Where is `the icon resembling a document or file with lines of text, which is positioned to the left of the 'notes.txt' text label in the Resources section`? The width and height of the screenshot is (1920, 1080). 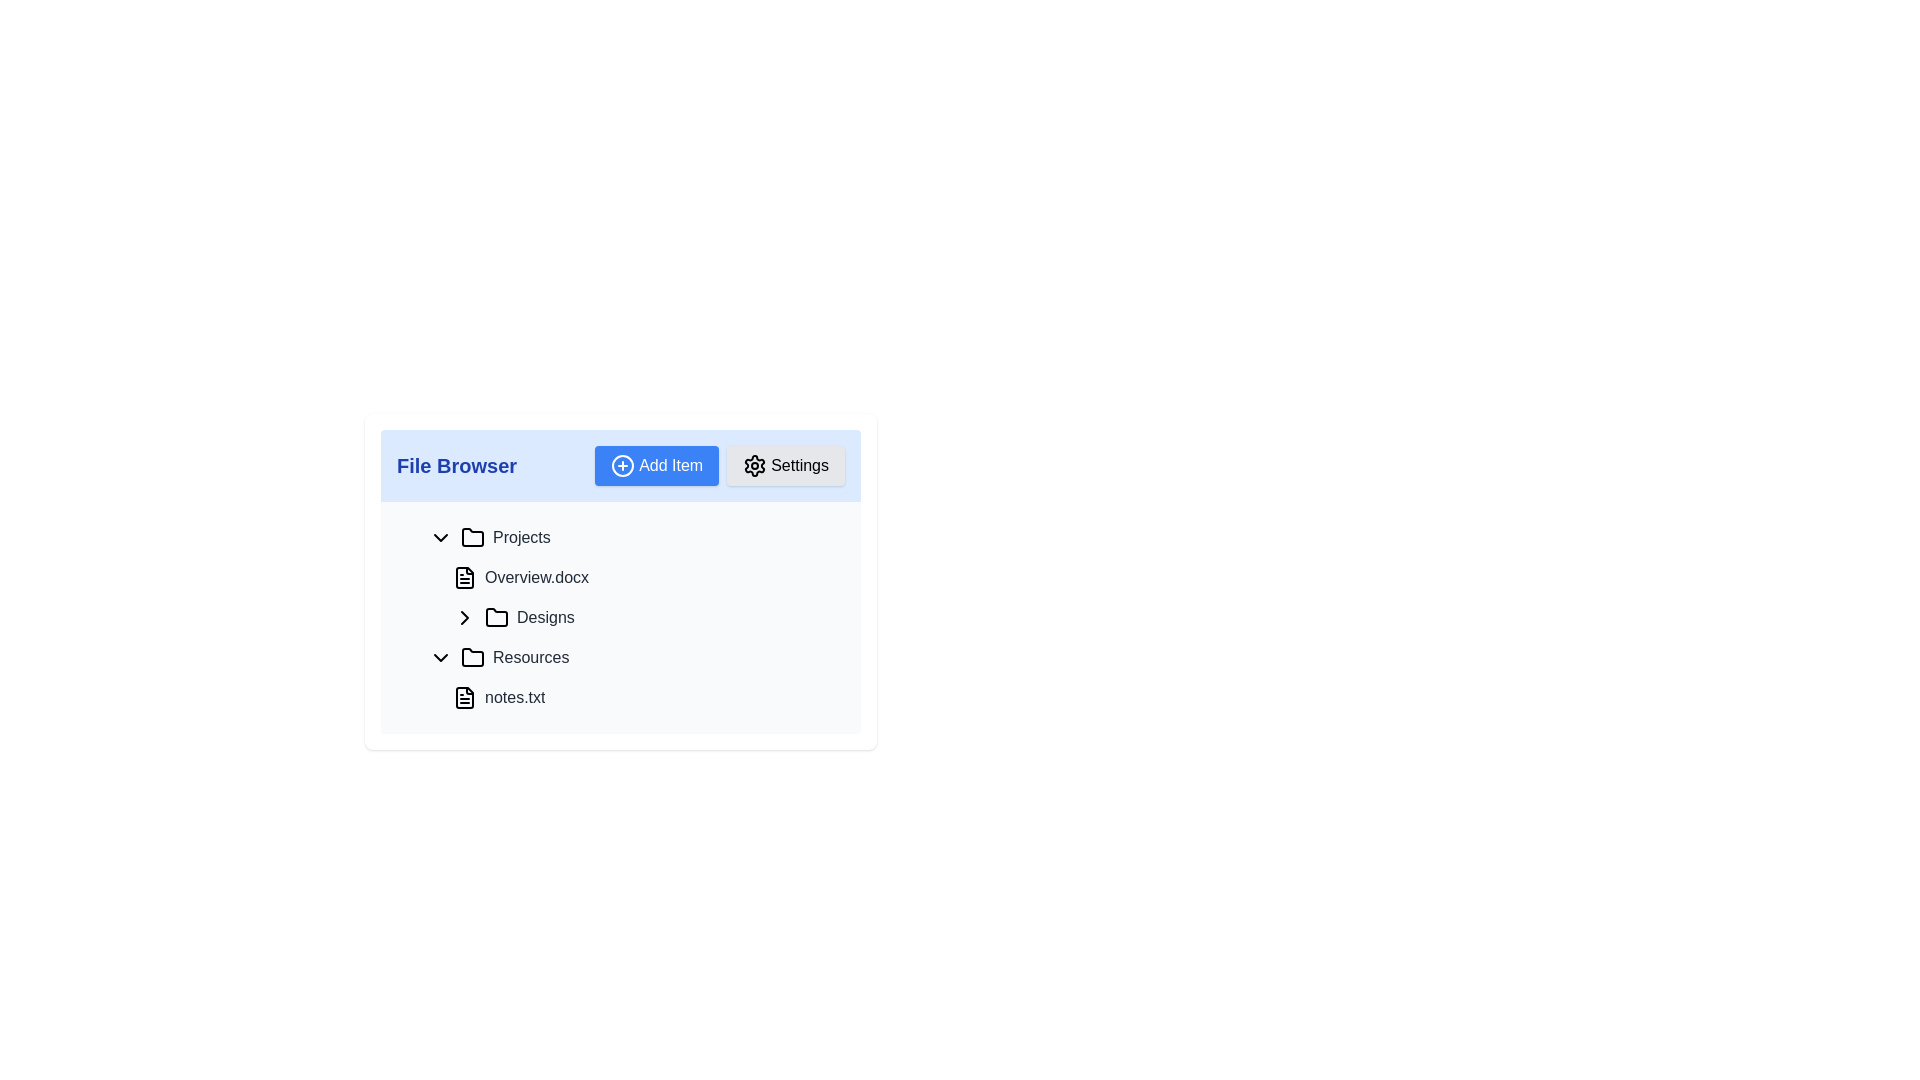 the icon resembling a document or file with lines of text, which is positioned to the left of the 'notes.txt' text label in the Resources section is located at coordinates (464, 697).